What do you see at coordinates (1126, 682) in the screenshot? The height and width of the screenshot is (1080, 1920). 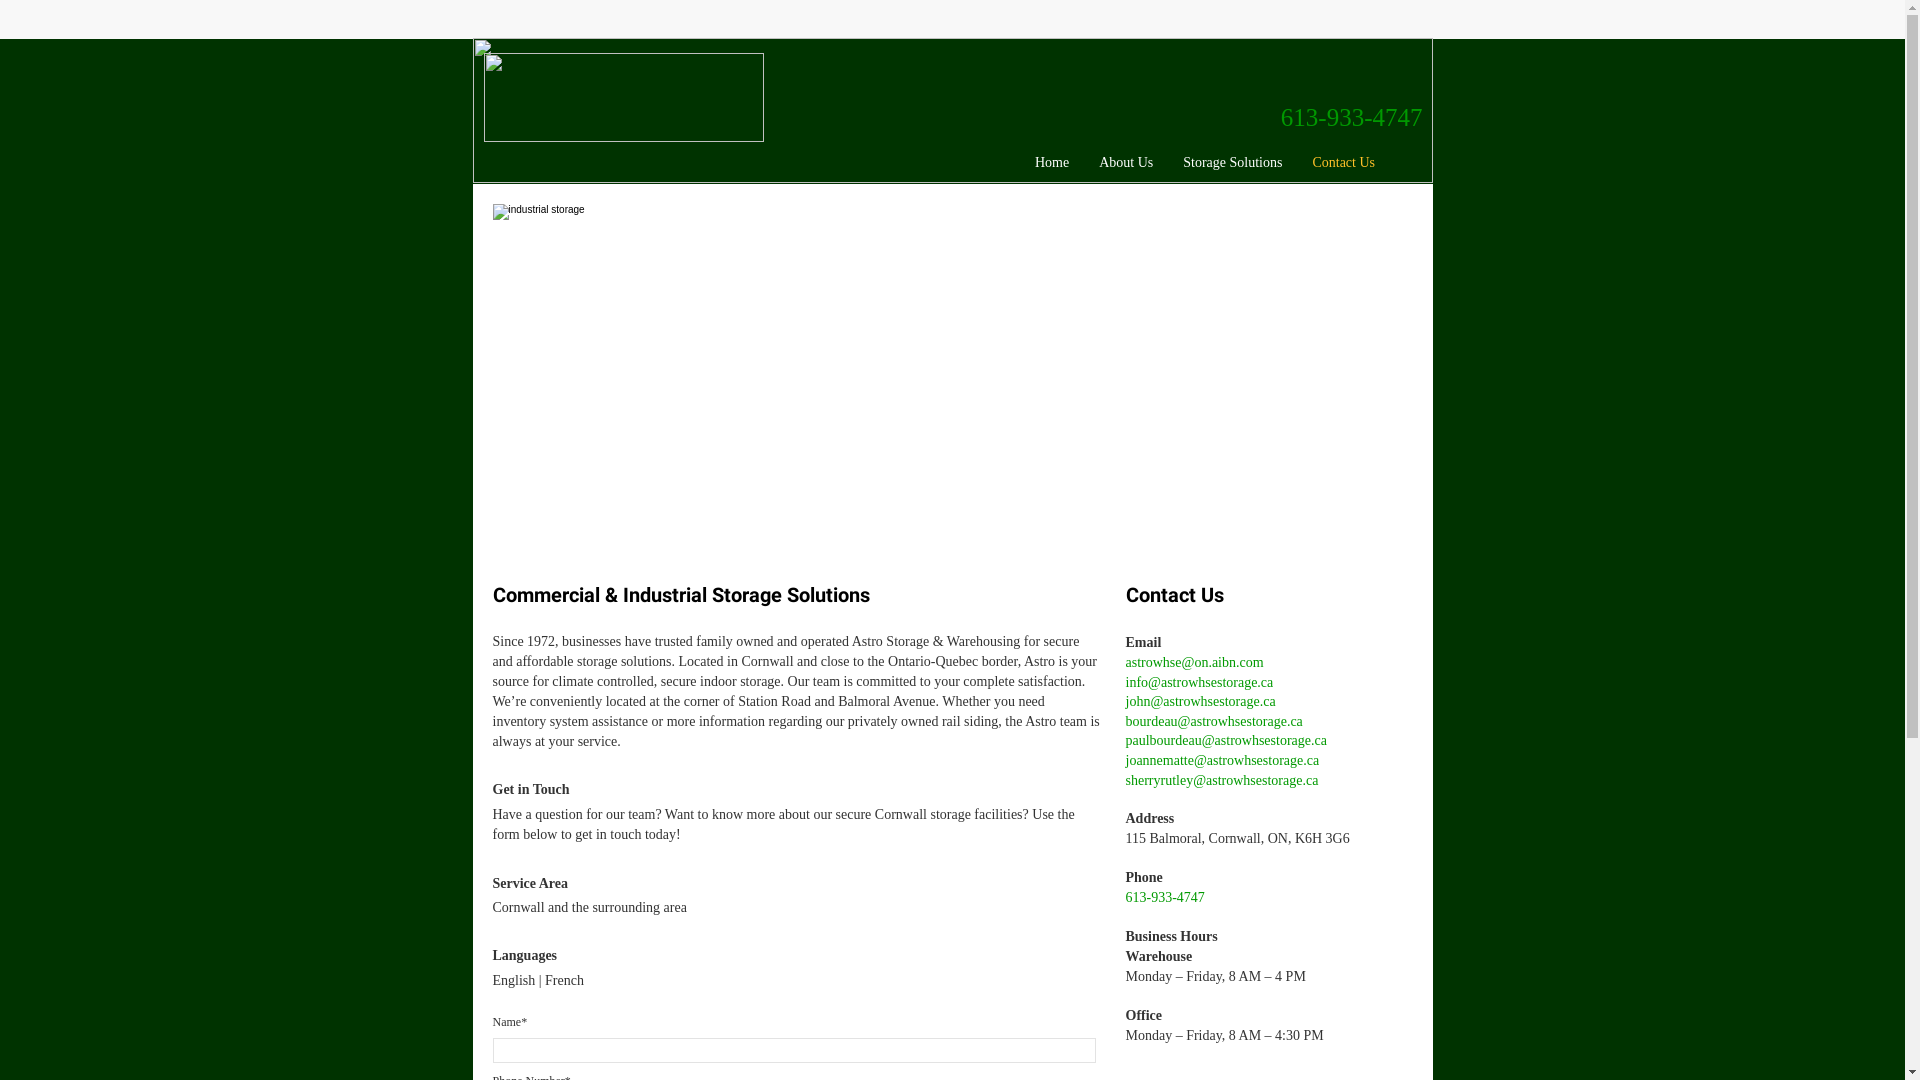 I see `'info@astrowhsestorage.ca'` at bounding box center [1126, 682].